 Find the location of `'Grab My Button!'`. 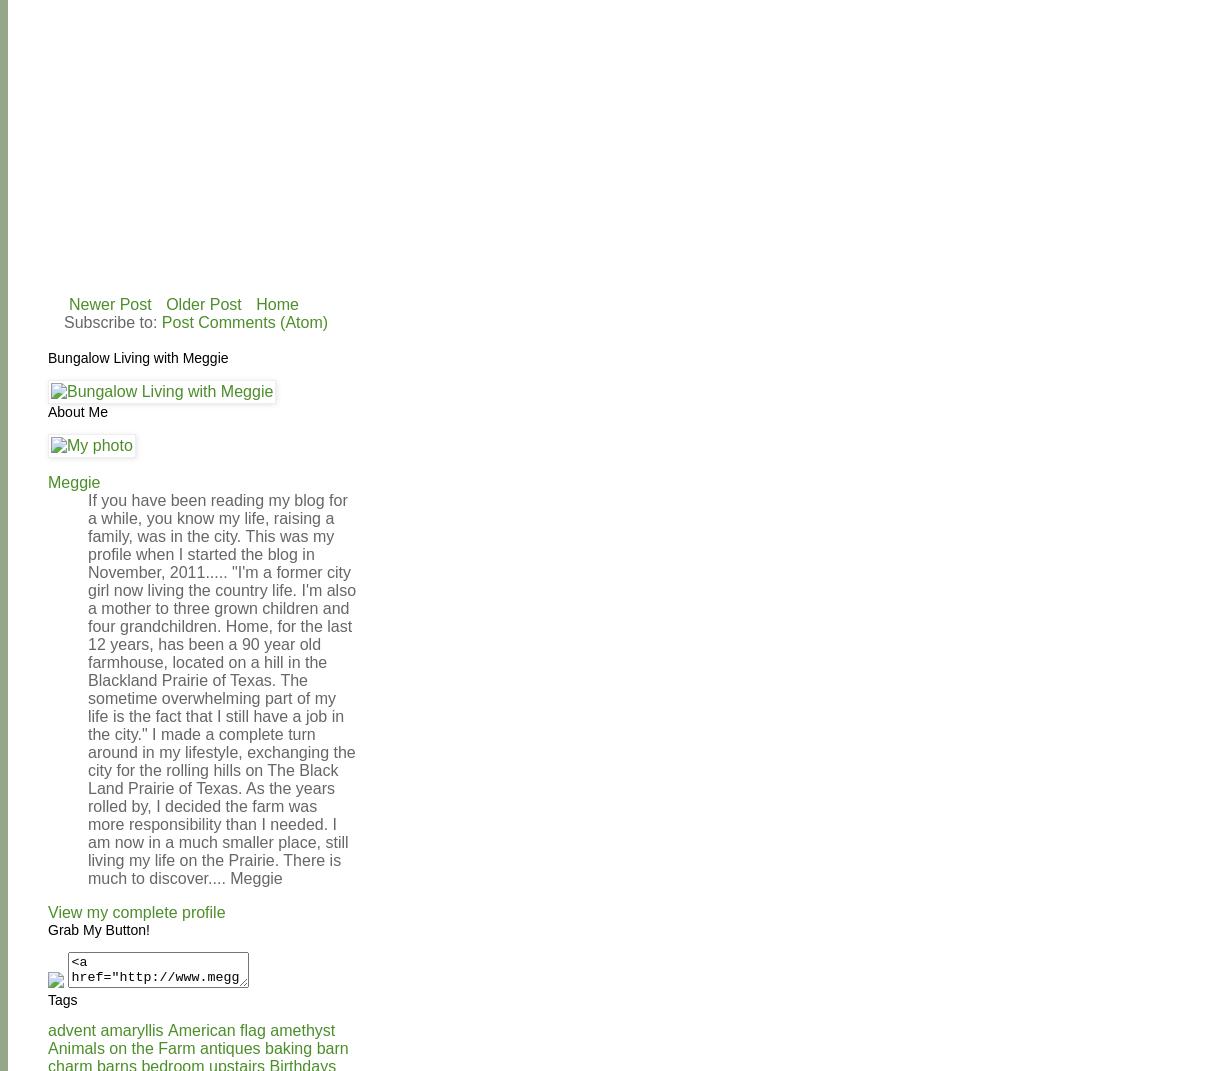

'Grab My Button!' is located at coordinates (97, 927).